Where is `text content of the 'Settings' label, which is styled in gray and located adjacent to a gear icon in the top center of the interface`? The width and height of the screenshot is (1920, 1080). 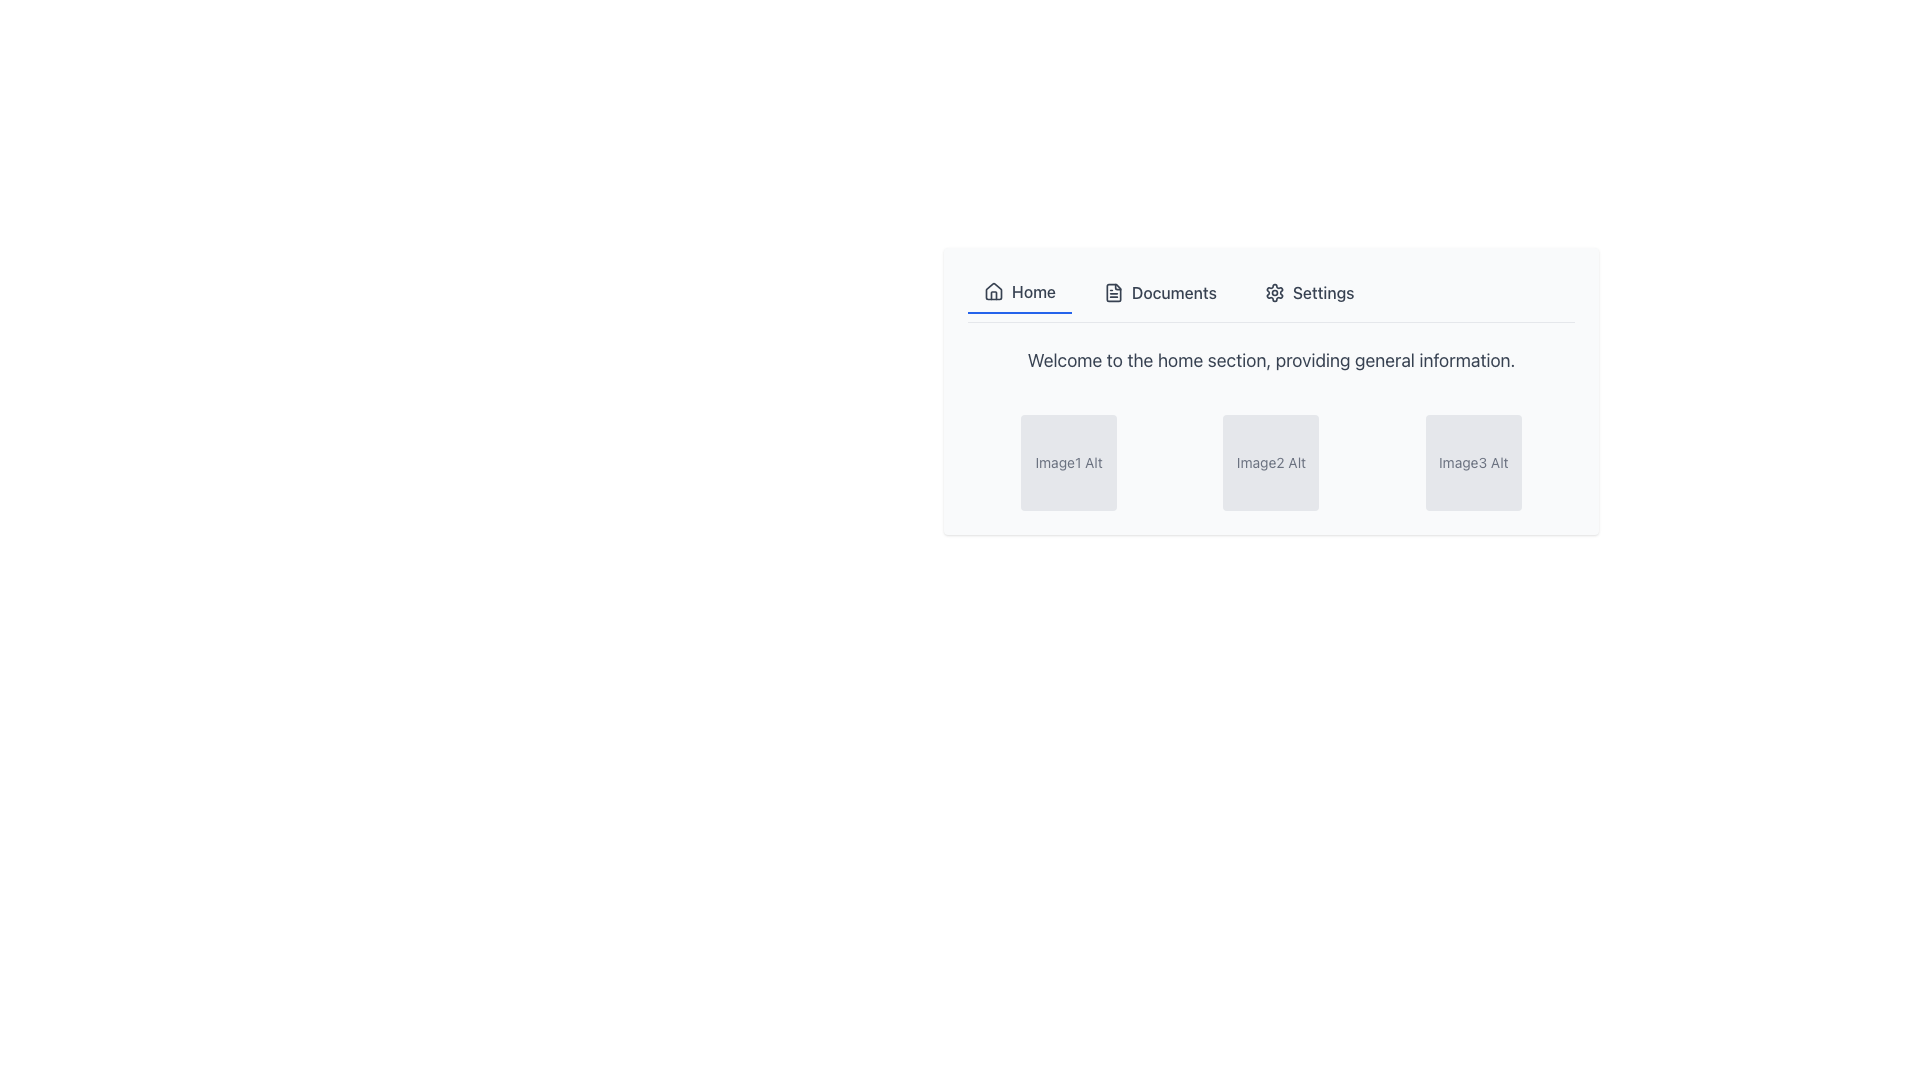 text content of the 'Settings' label, which is styled in gray and located adjacent to a gear icon in the top center of the interface is located at coordinates (1323, 293).